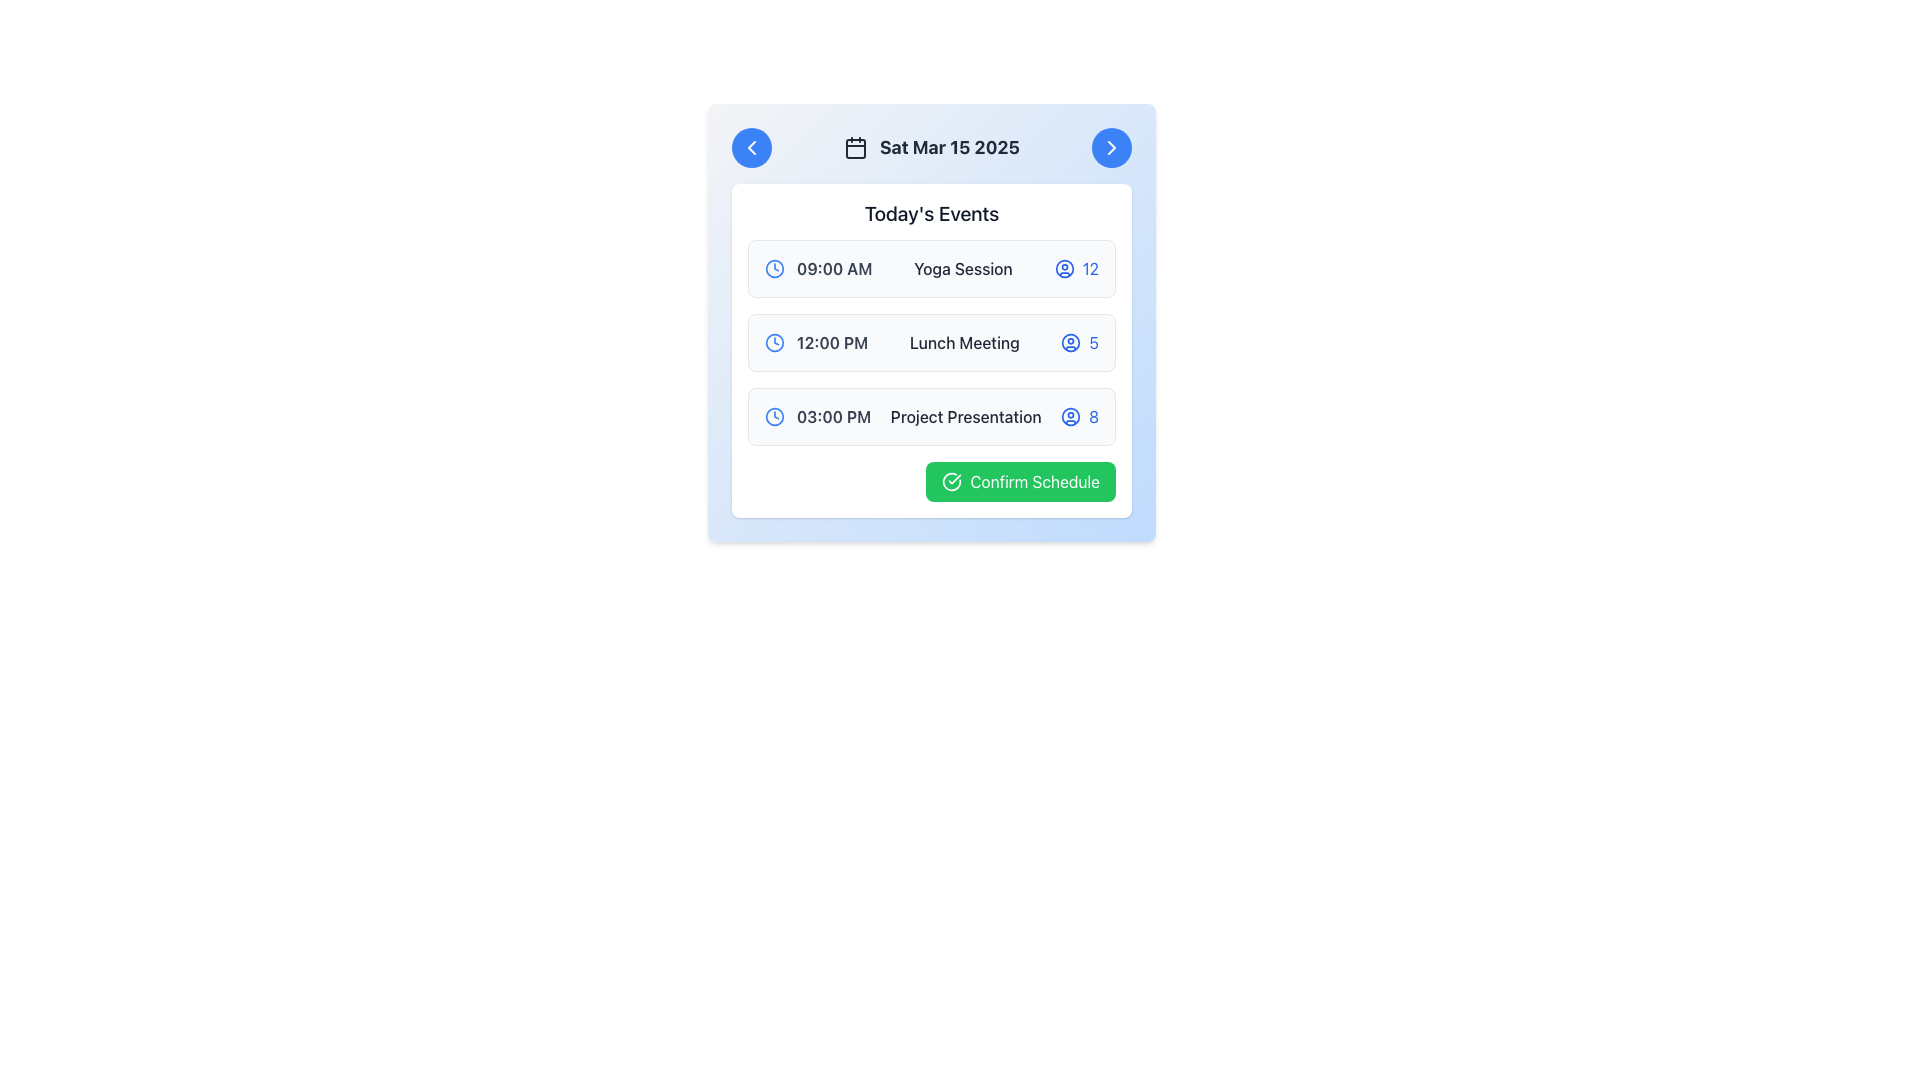  What do you see at coordinates (1111, 146) in the screenshot?
I see `the rightward chevron icon inside the circular blue button located in the top-right corner of the card interface` at bounding box center [1111, 146].